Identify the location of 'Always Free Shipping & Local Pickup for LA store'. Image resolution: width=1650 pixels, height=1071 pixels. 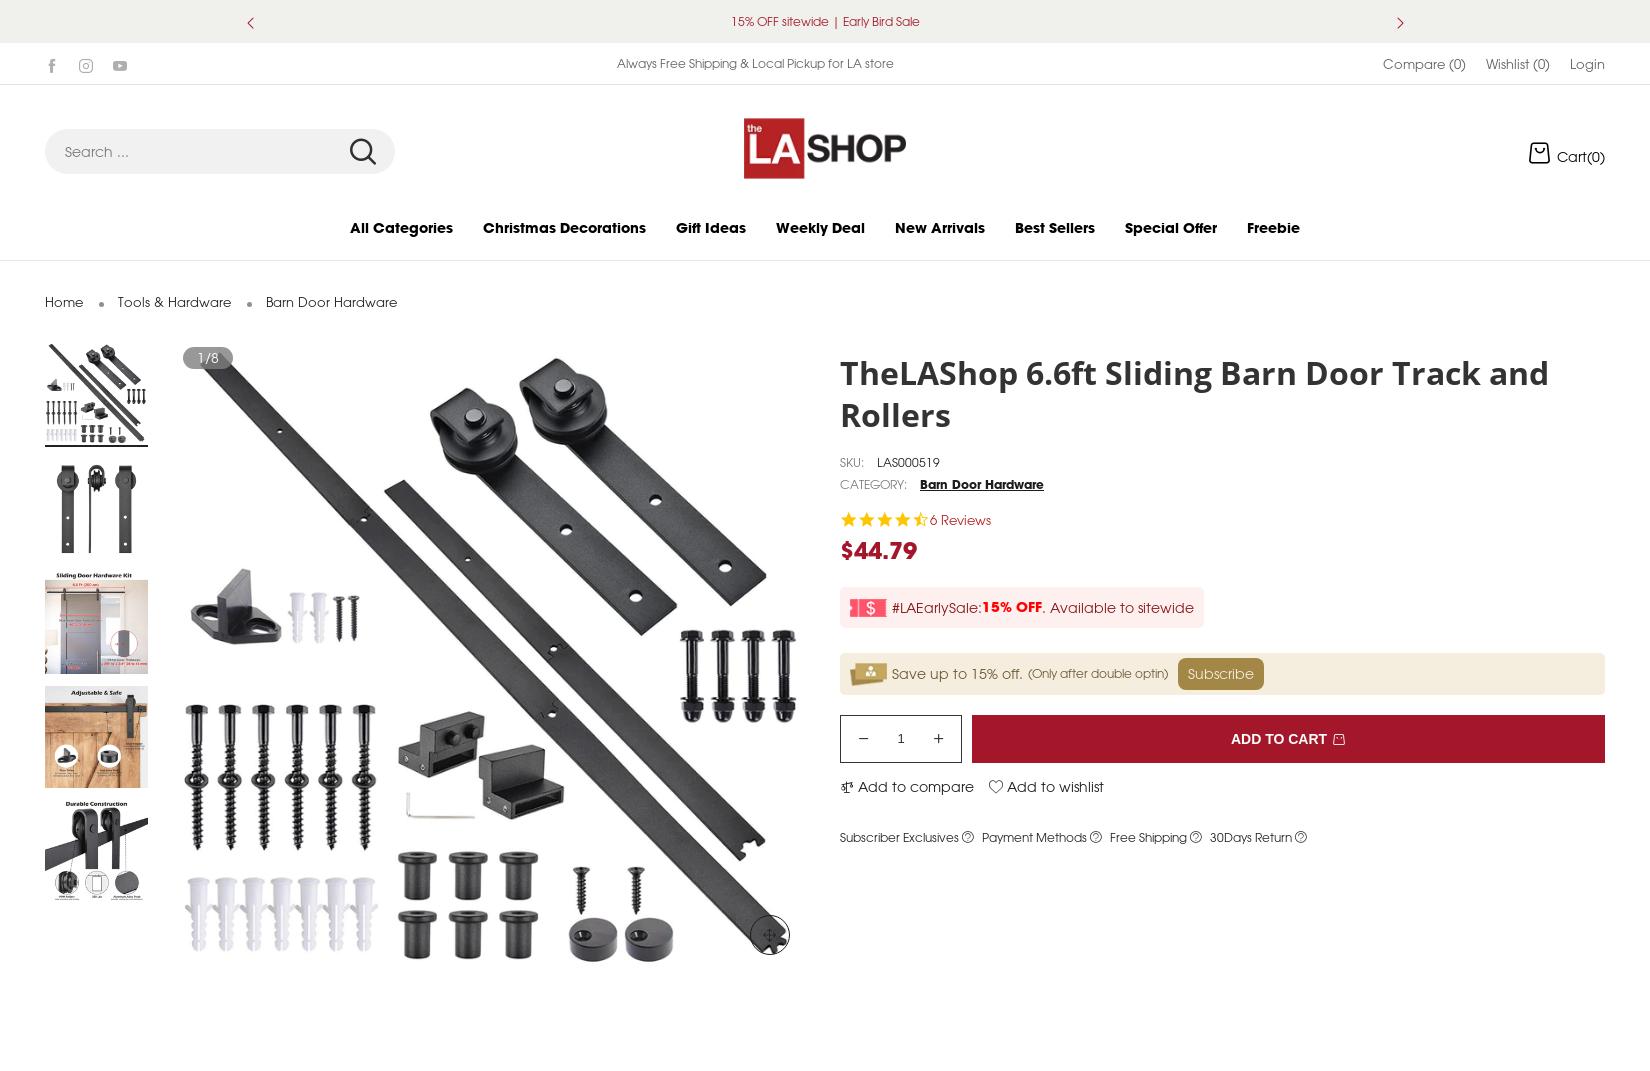
(753, 85).